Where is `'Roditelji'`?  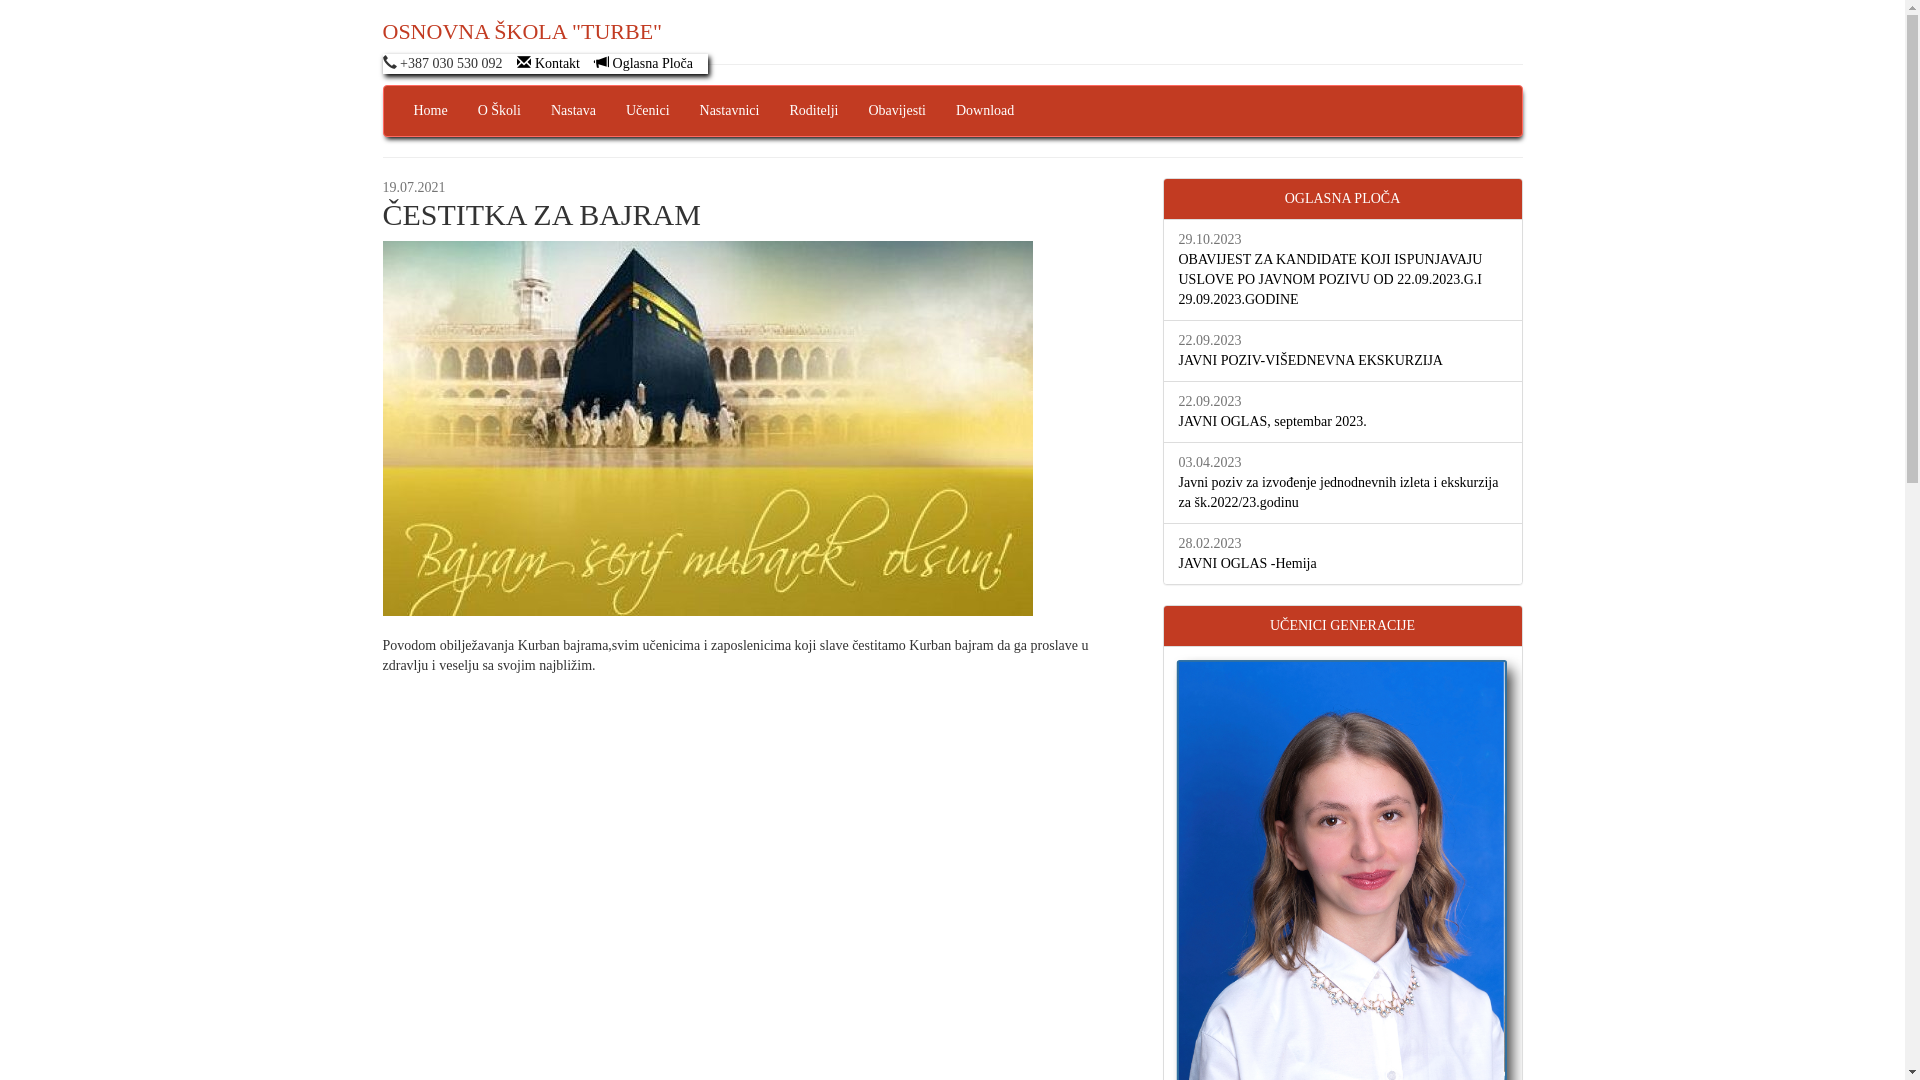
'Roditelji' is located at coordinates (772, 111).